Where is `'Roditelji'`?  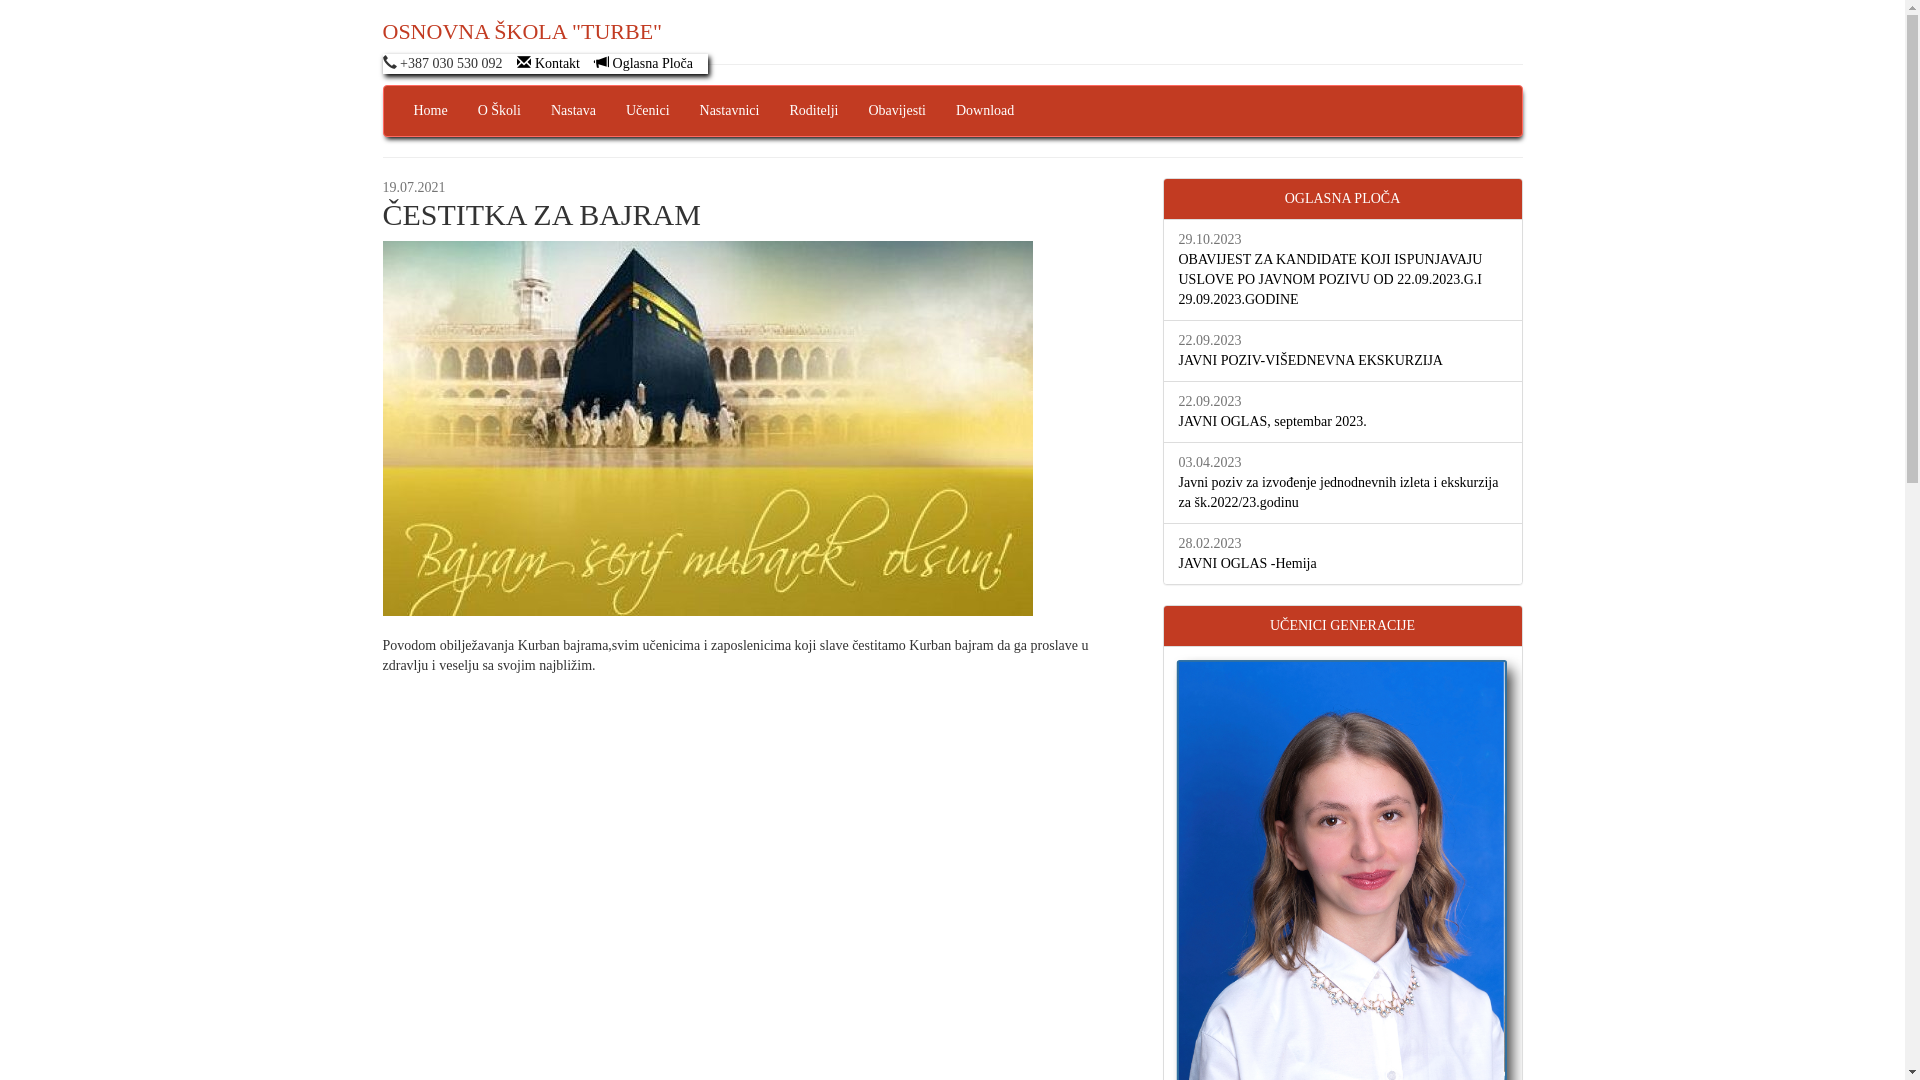
'Roditelji' is located at coordinates (772, 111).